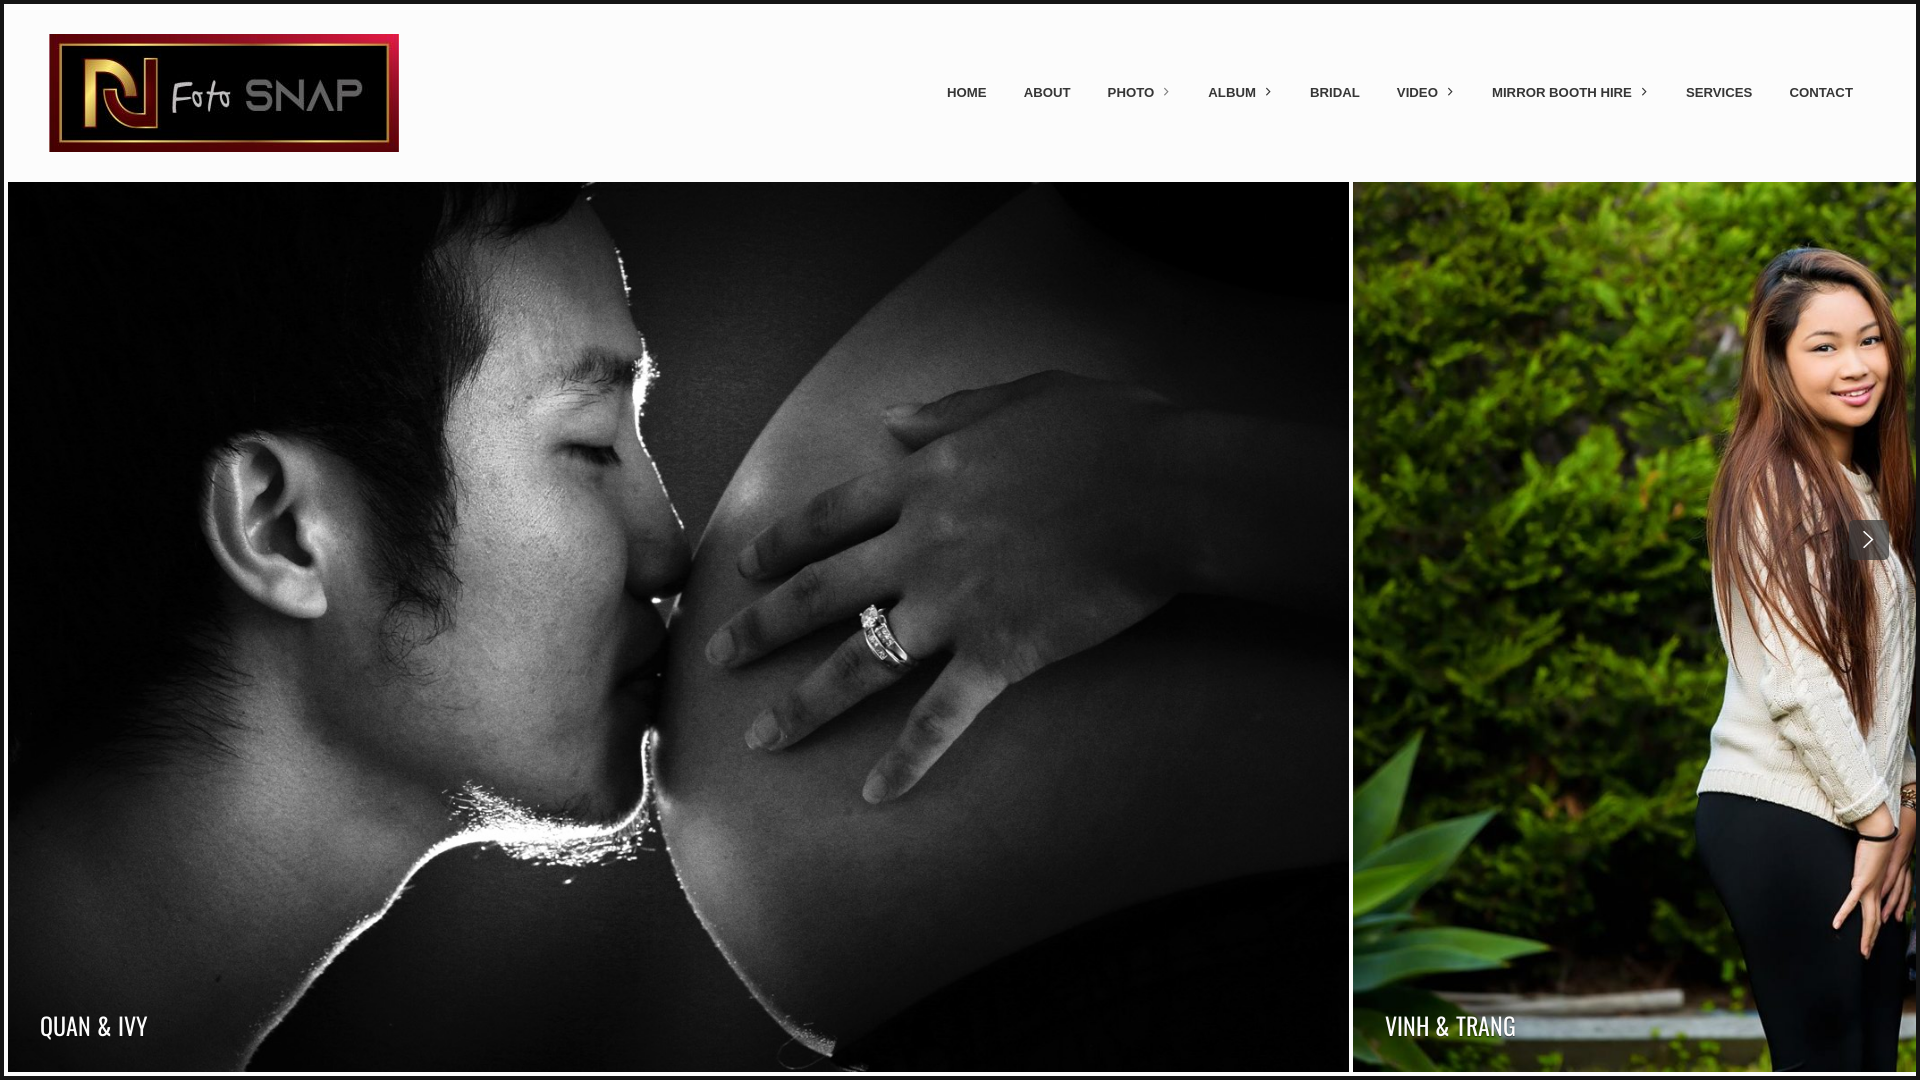 The width and height of the screenshot is (1920, 1080). What do you see at coordinates (1045, 92) in the screenshot?
I see `'ABOUT'` at bounding box center [1045, 92].